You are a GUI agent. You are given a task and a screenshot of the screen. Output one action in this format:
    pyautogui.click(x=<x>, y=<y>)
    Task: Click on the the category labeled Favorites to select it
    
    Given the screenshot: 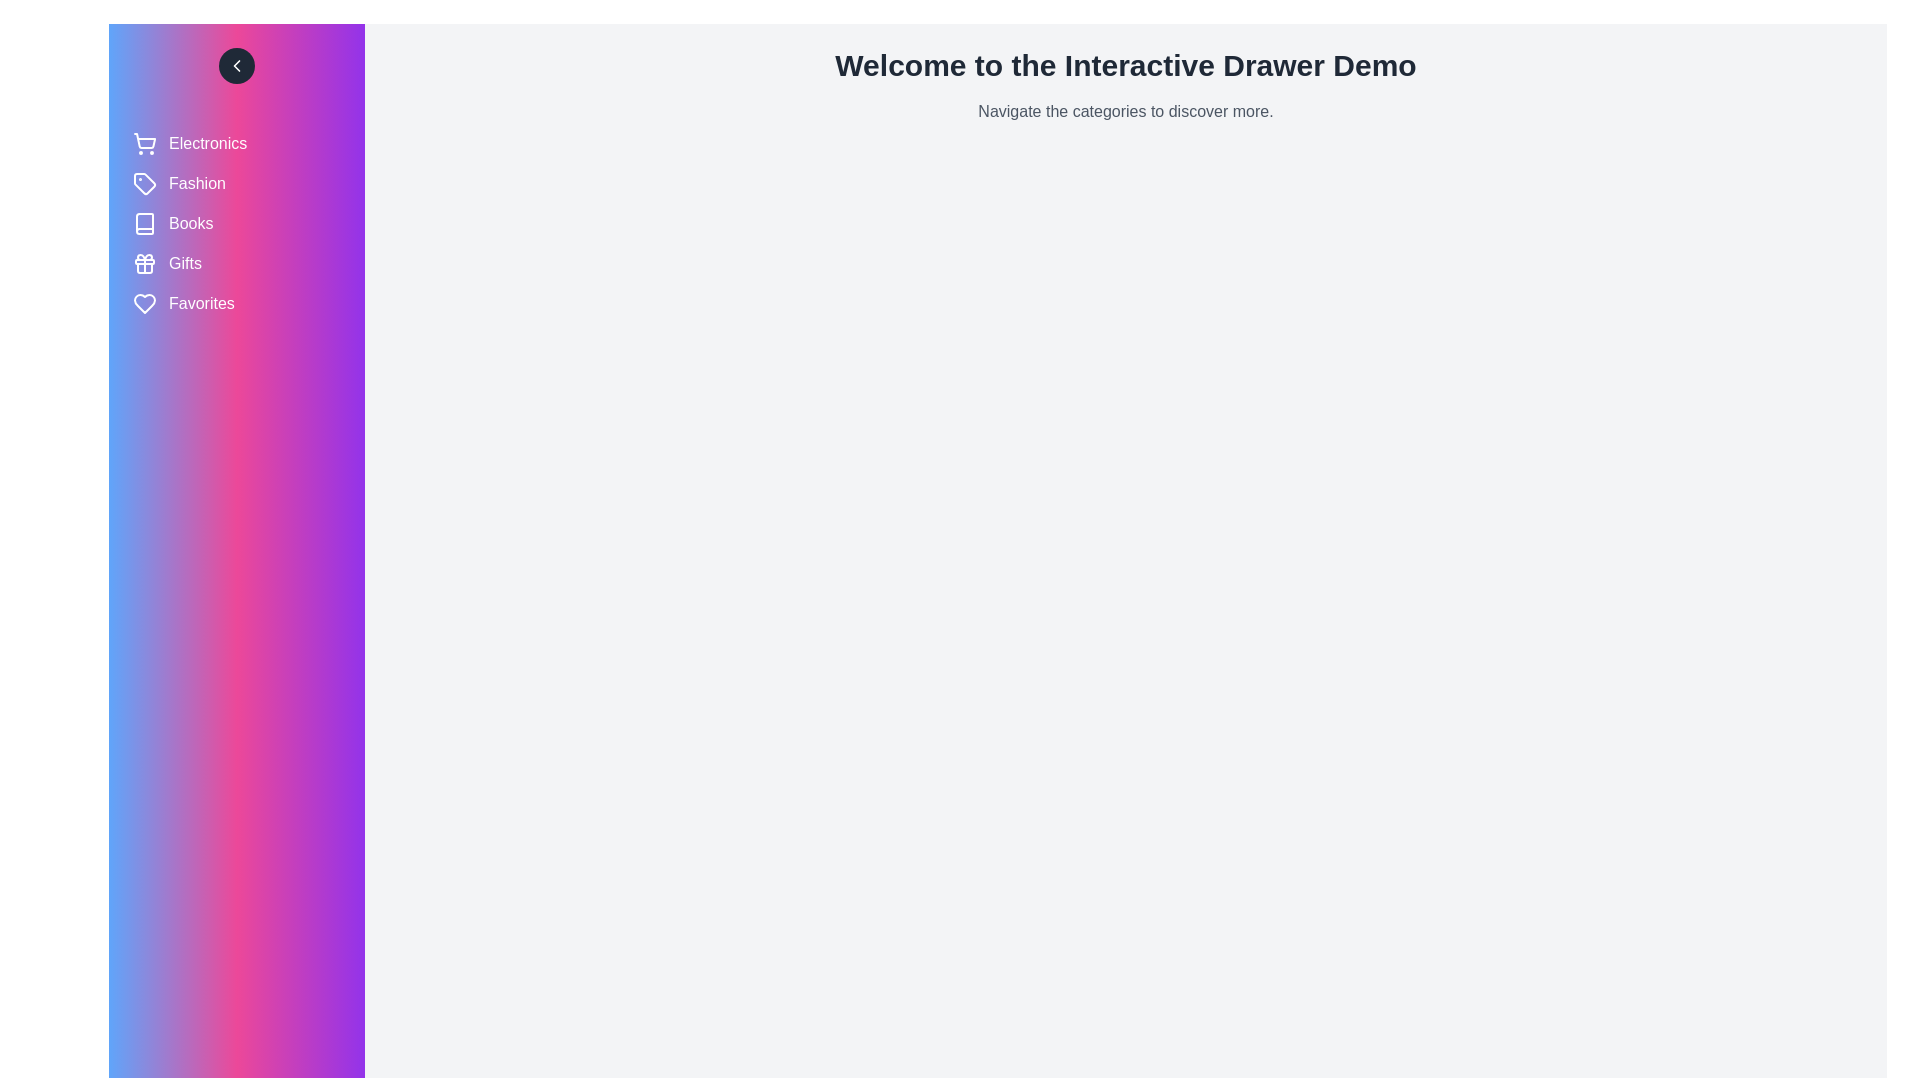 What is the action you would take?
    pyautogui.click(x=236, y=304)
    